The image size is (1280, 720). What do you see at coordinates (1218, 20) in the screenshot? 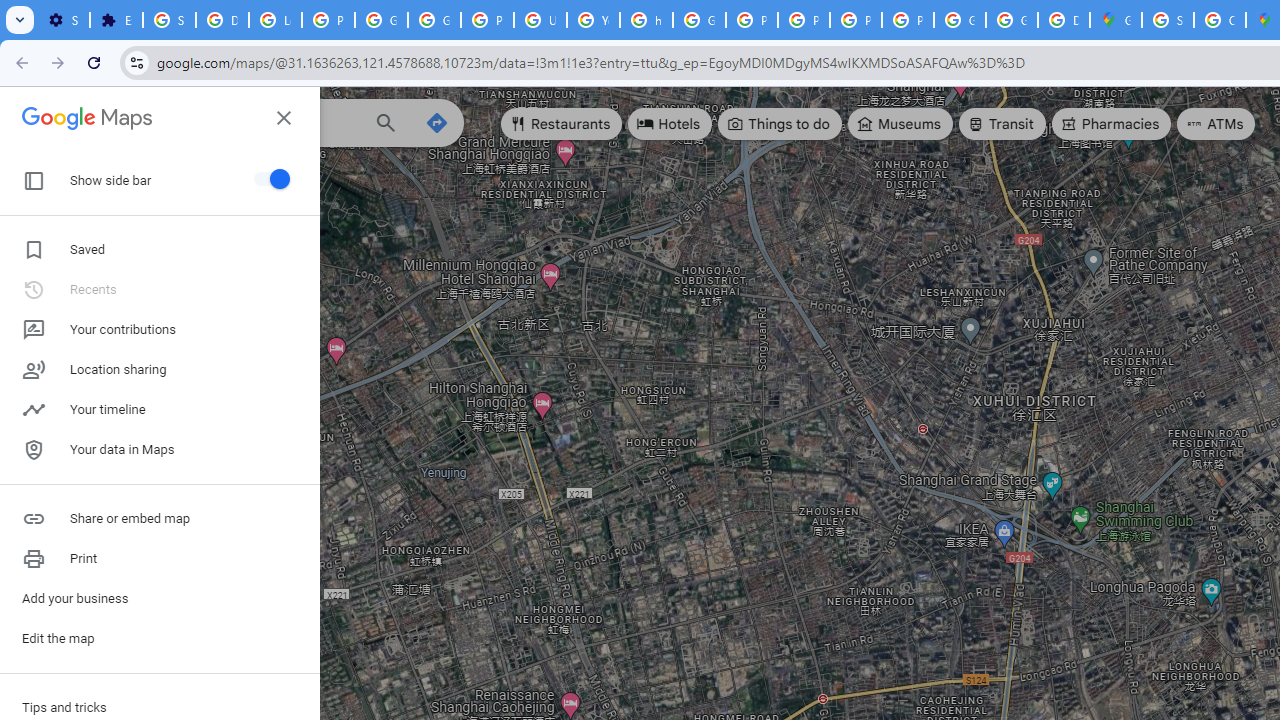
I see `'Create your Google Account'` at bounding box center [1218, 20].